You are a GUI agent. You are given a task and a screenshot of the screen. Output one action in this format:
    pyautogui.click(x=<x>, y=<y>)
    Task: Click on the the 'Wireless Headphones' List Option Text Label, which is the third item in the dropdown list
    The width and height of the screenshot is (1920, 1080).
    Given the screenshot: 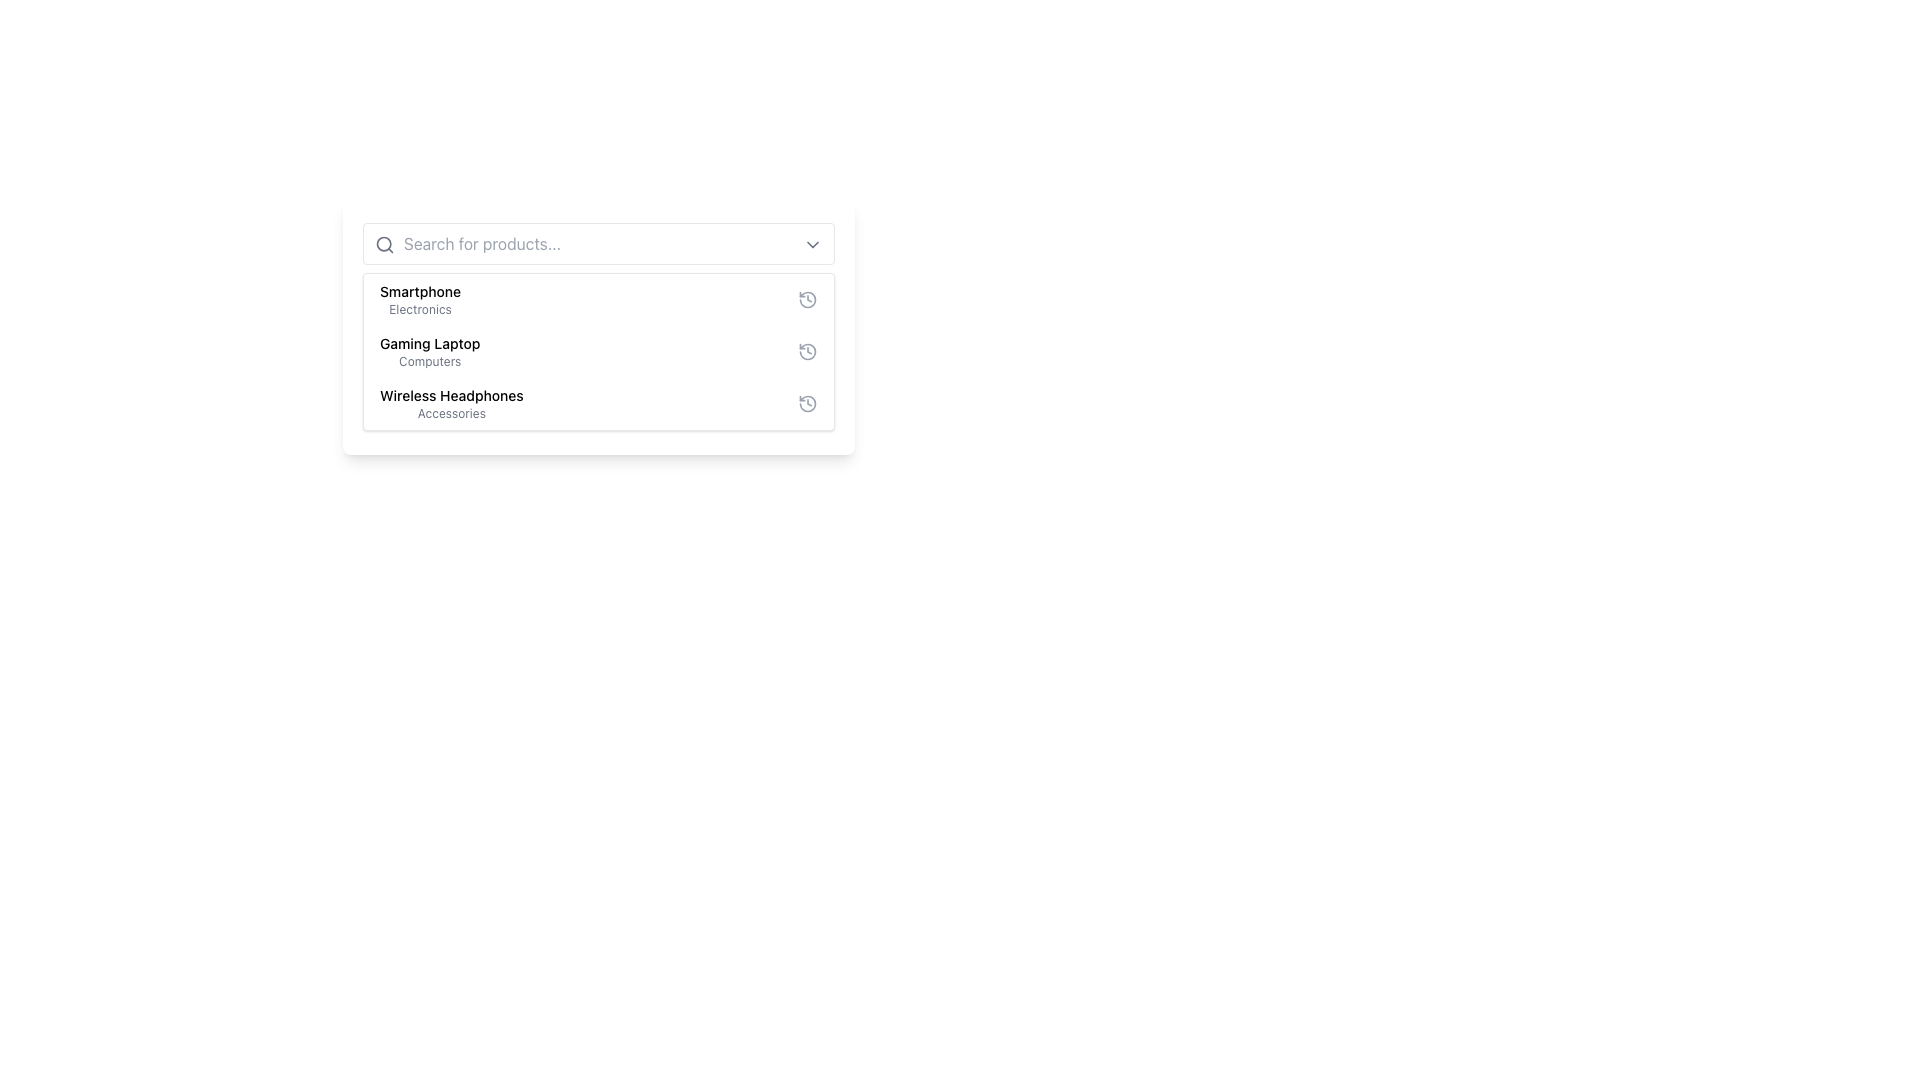 What is the action you would take?
    pyautogui.click(x=450, y=404)
    